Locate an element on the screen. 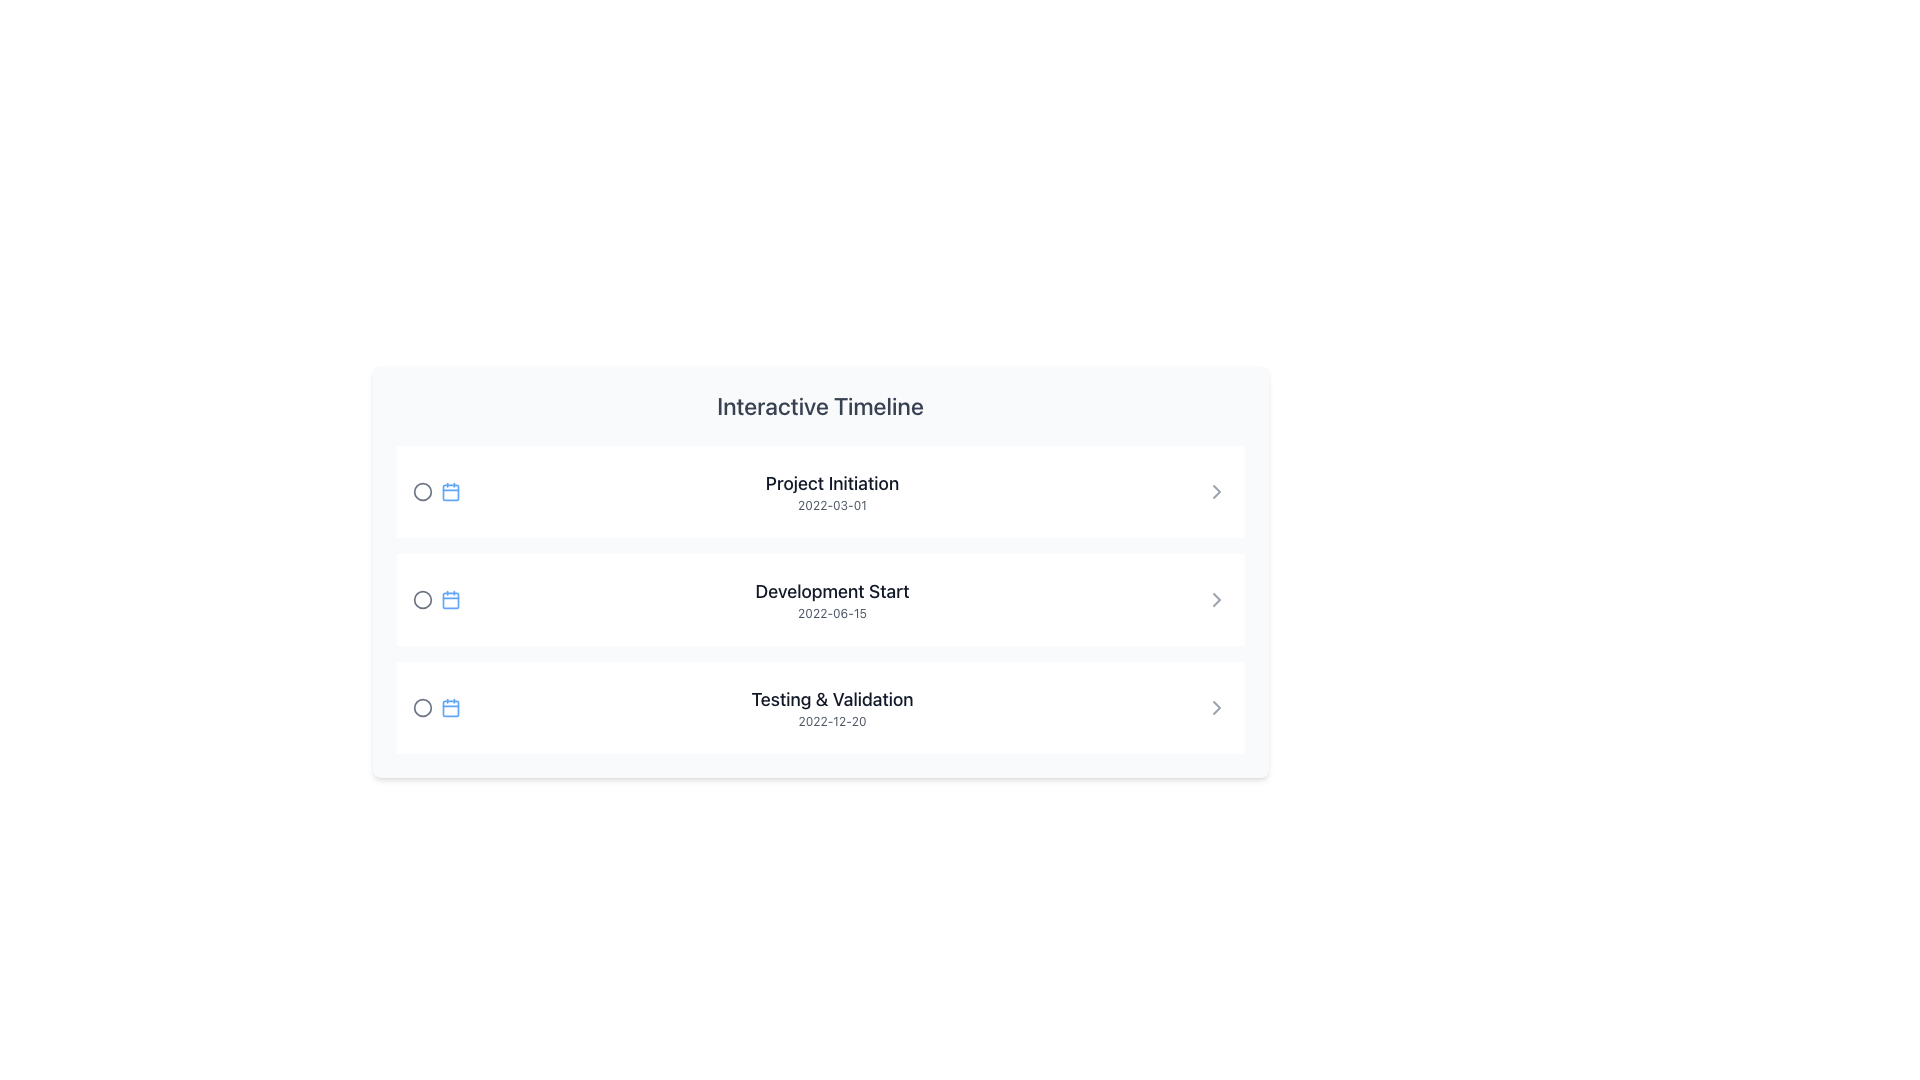 This screenshot has width=1920, height=1080. the first list item labeled 'Project Initiation' under the 'Interactive Timeline' header is located at coordinates (820, 492).